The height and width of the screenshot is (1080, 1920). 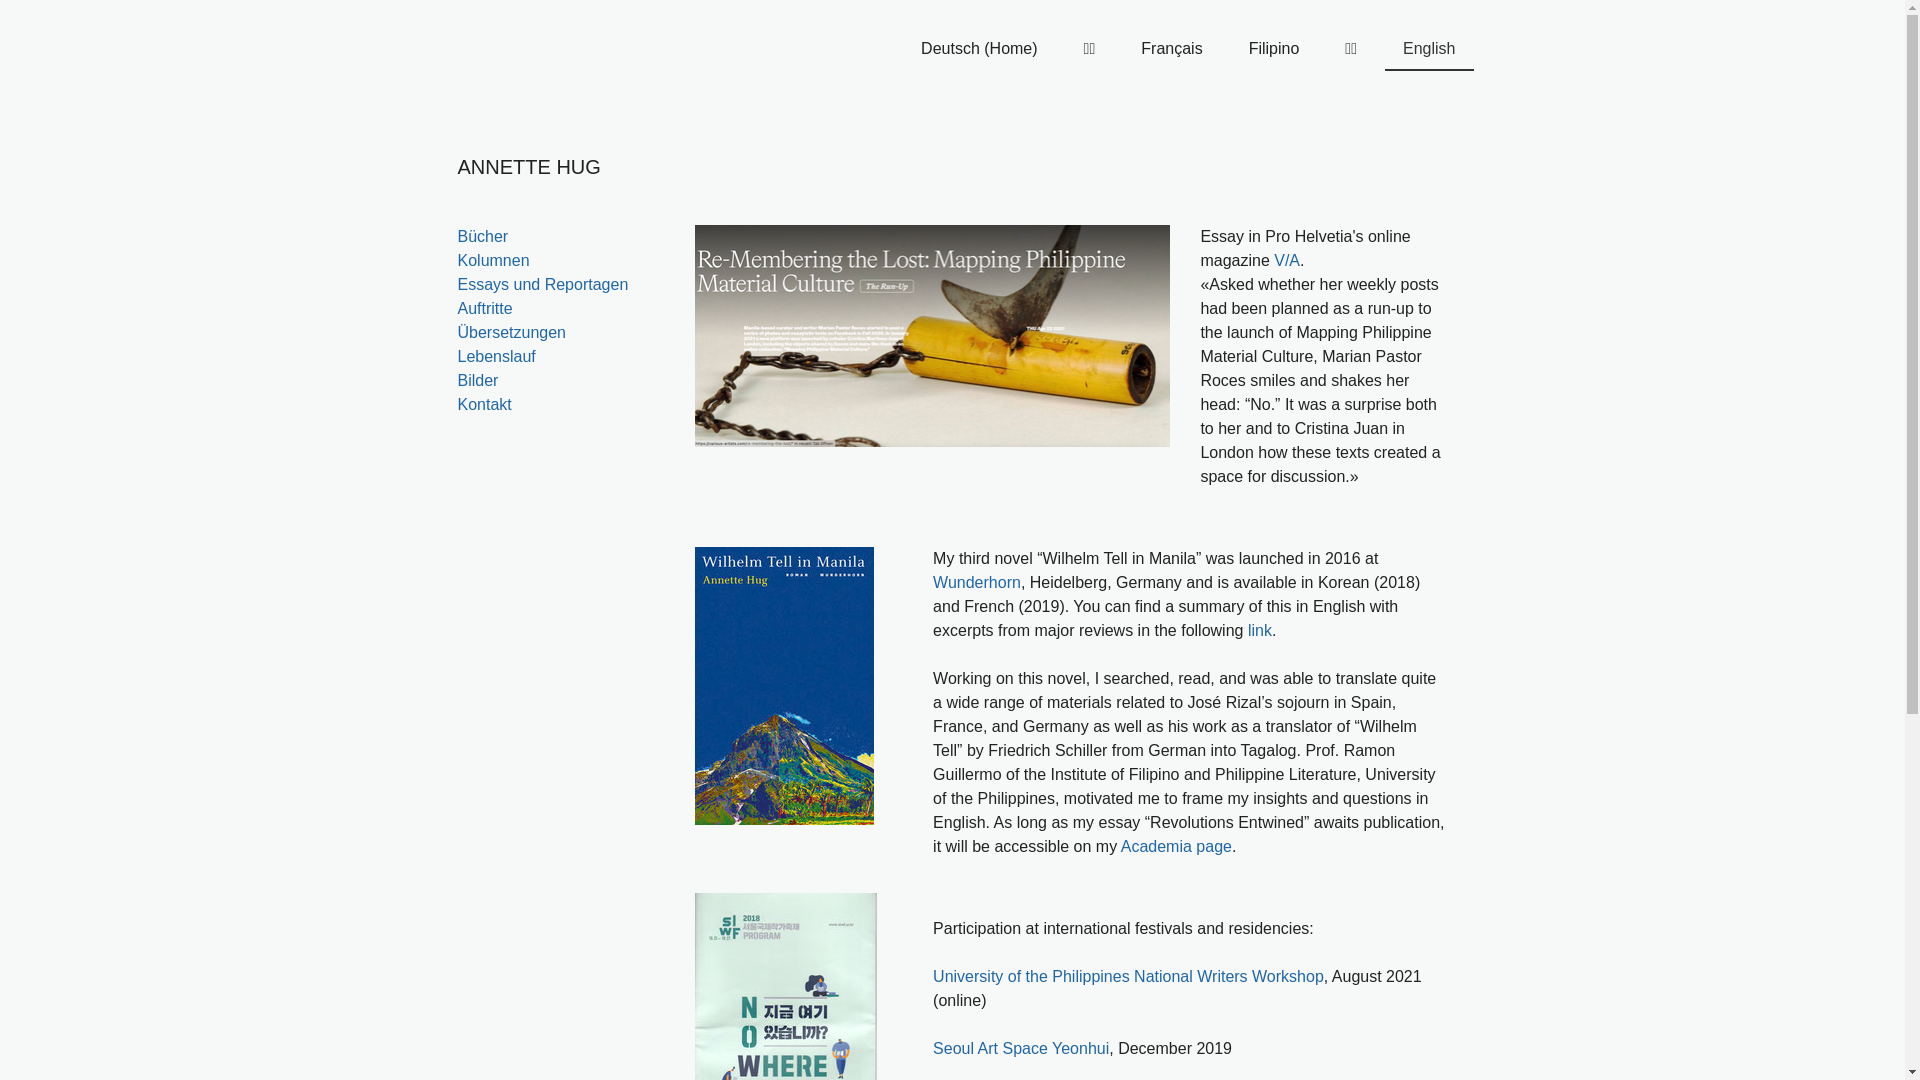 I want to click on 'English', so click(x=1384, y=49).